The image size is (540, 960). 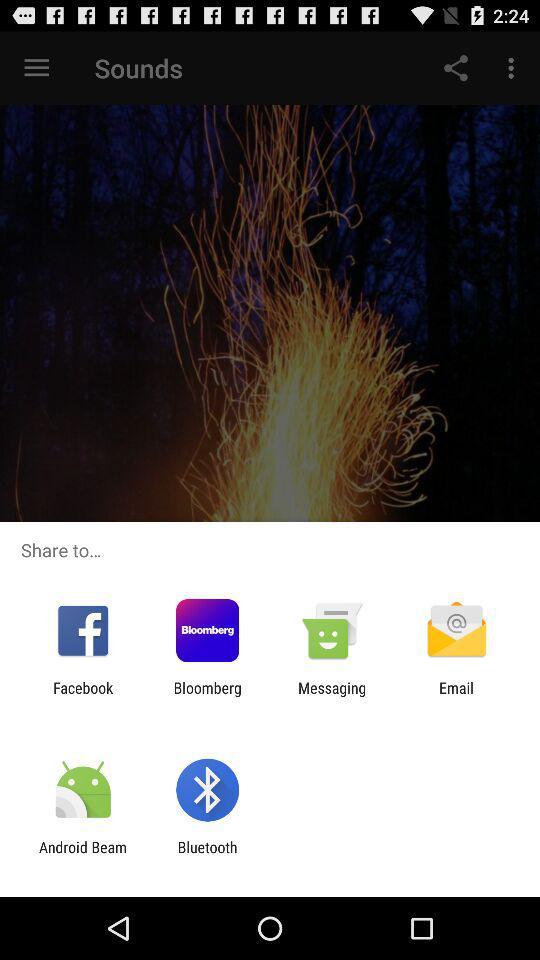 What do you see at coordinates (206, 855) in the screenshot?
I see `icon next to the android beam icon` at bounding box center [206, 855].